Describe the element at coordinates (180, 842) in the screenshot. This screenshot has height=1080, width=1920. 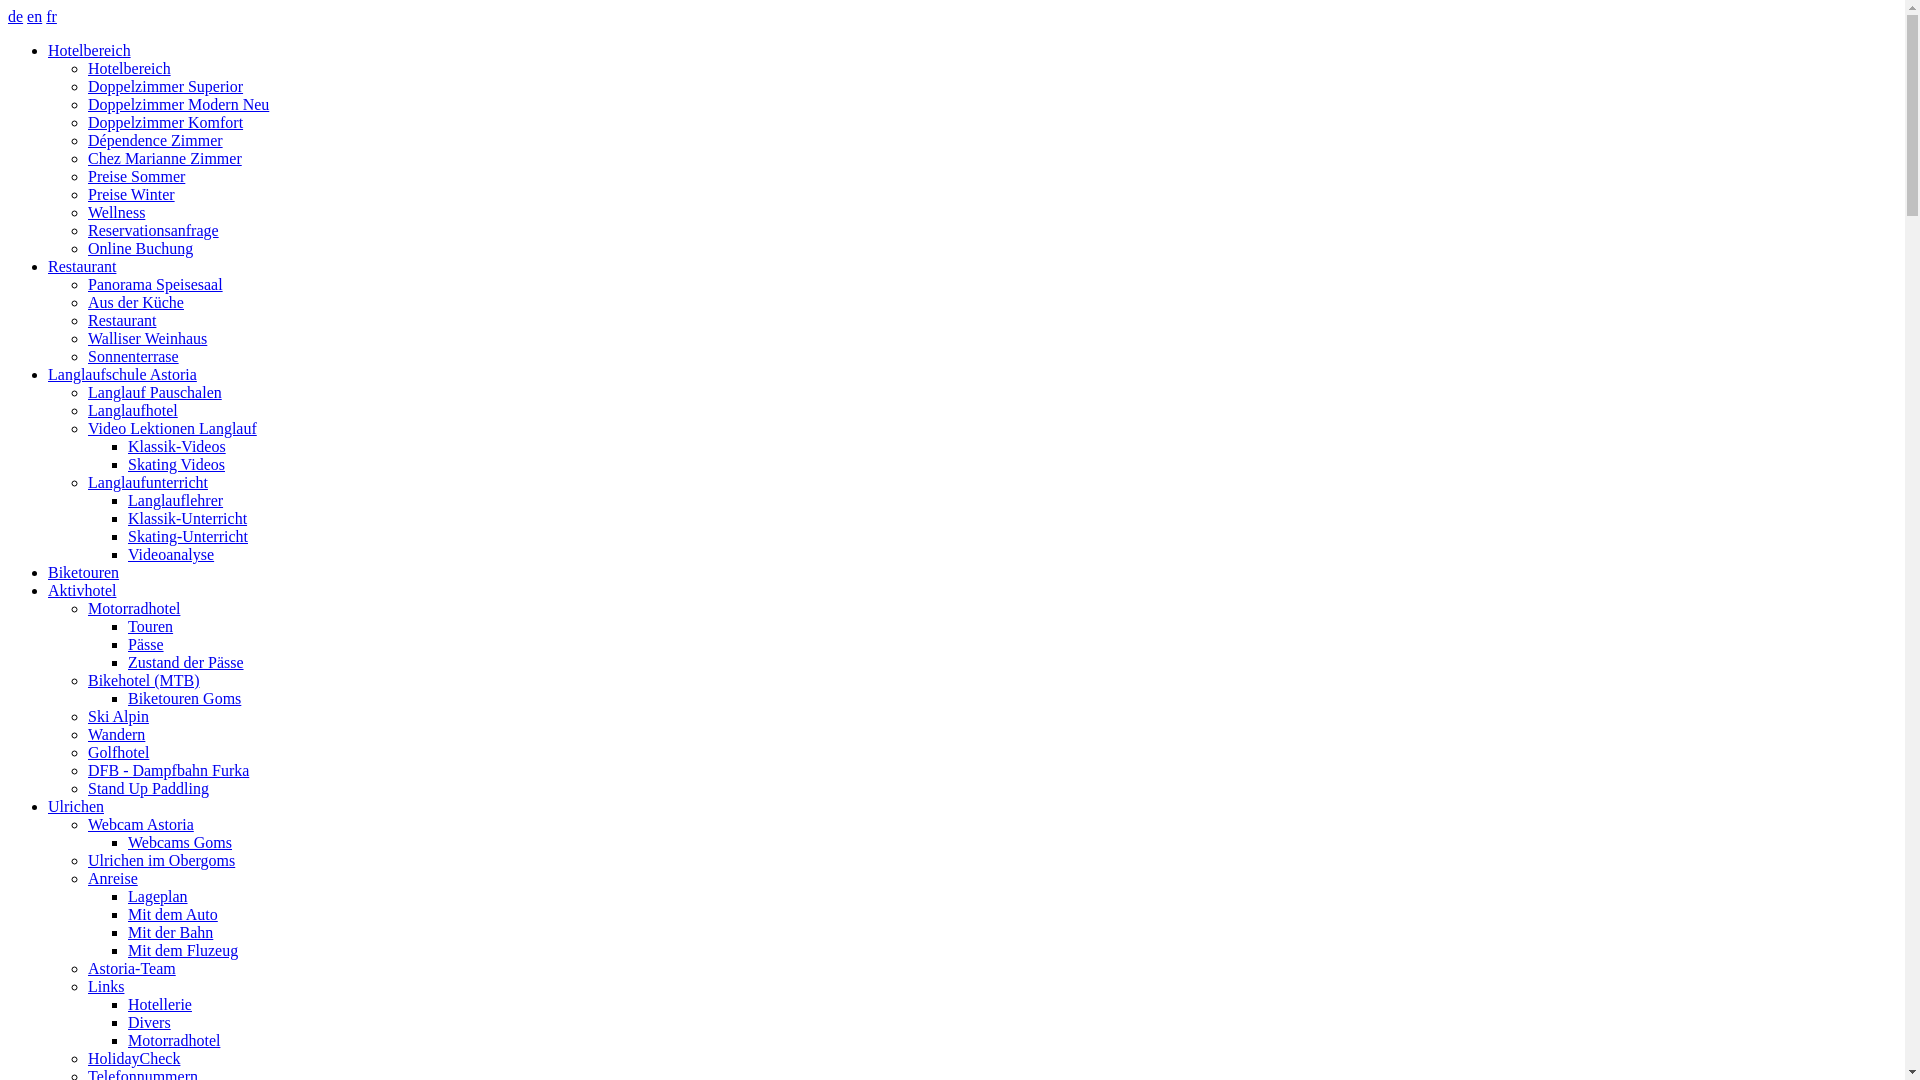
I see `'Webcams Goms'` at that location.